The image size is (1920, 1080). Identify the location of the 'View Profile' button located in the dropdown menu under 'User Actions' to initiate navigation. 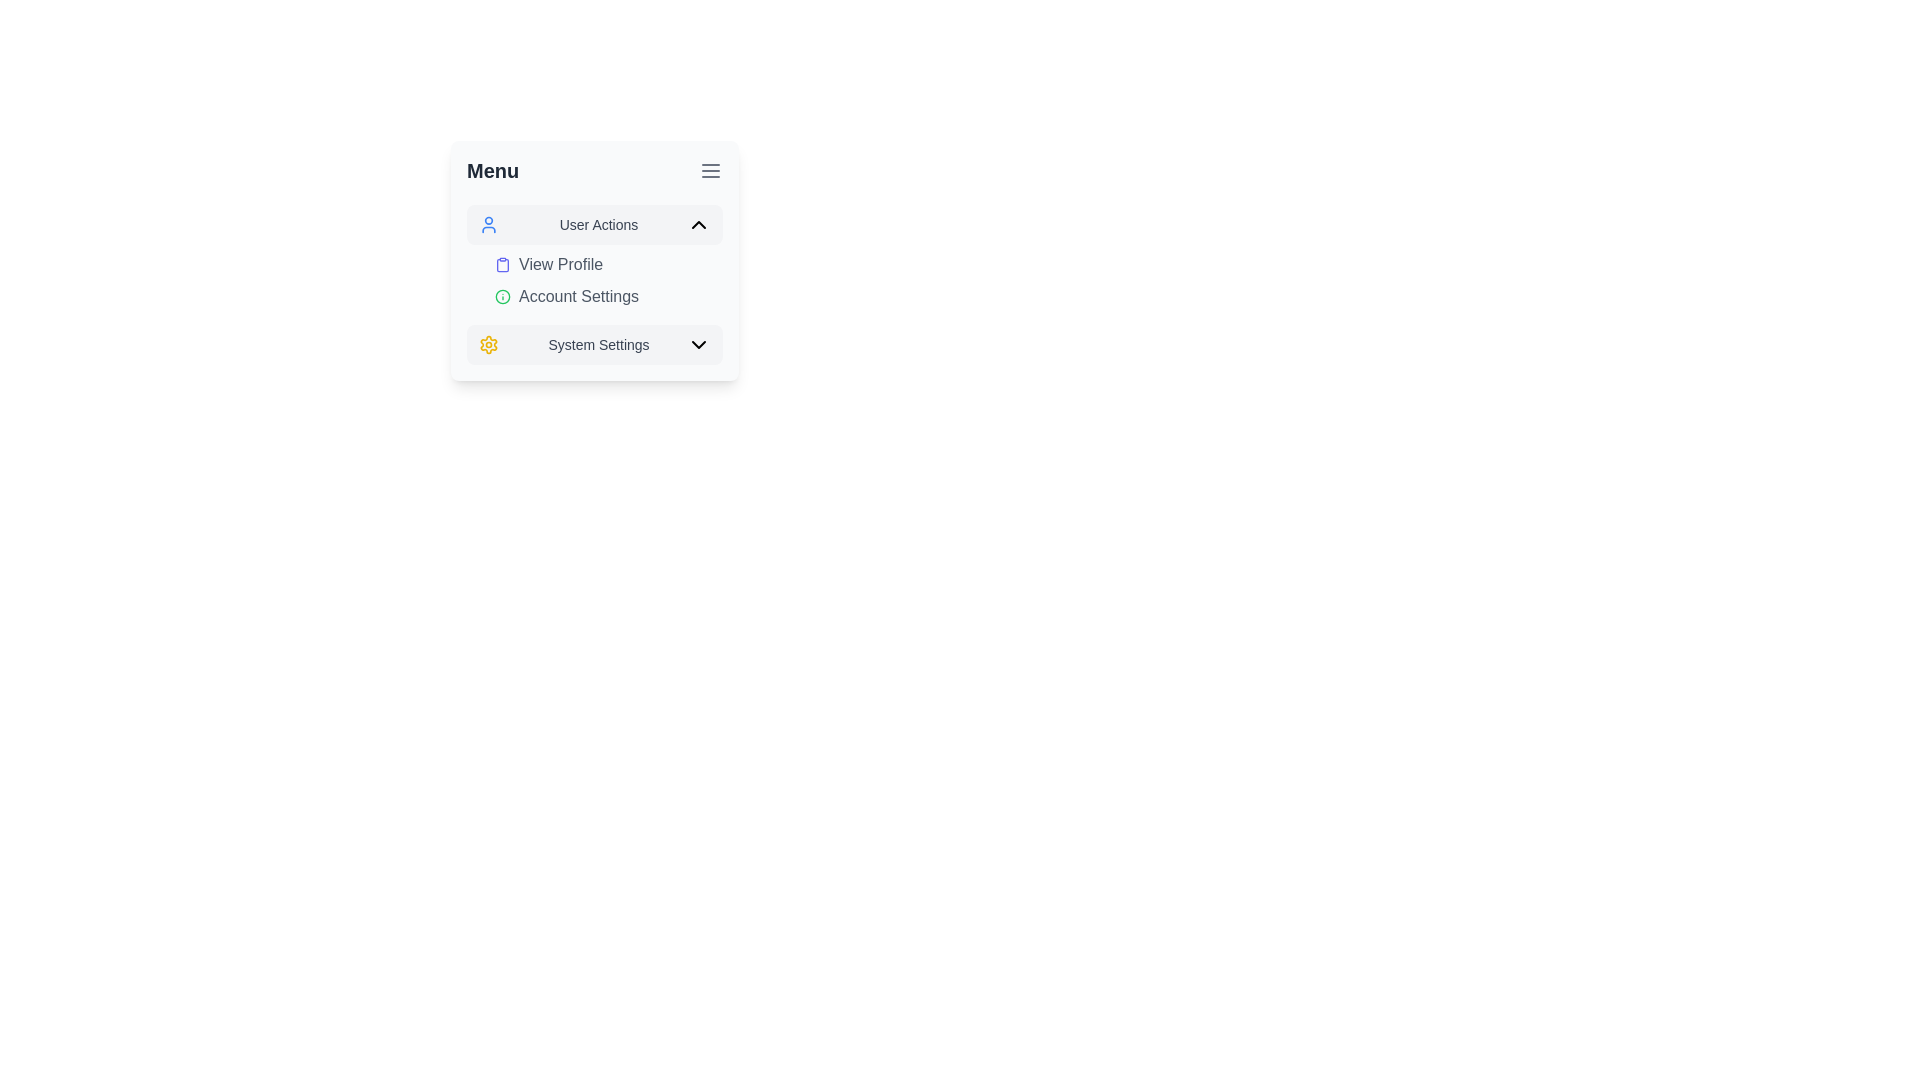
(608, 264).